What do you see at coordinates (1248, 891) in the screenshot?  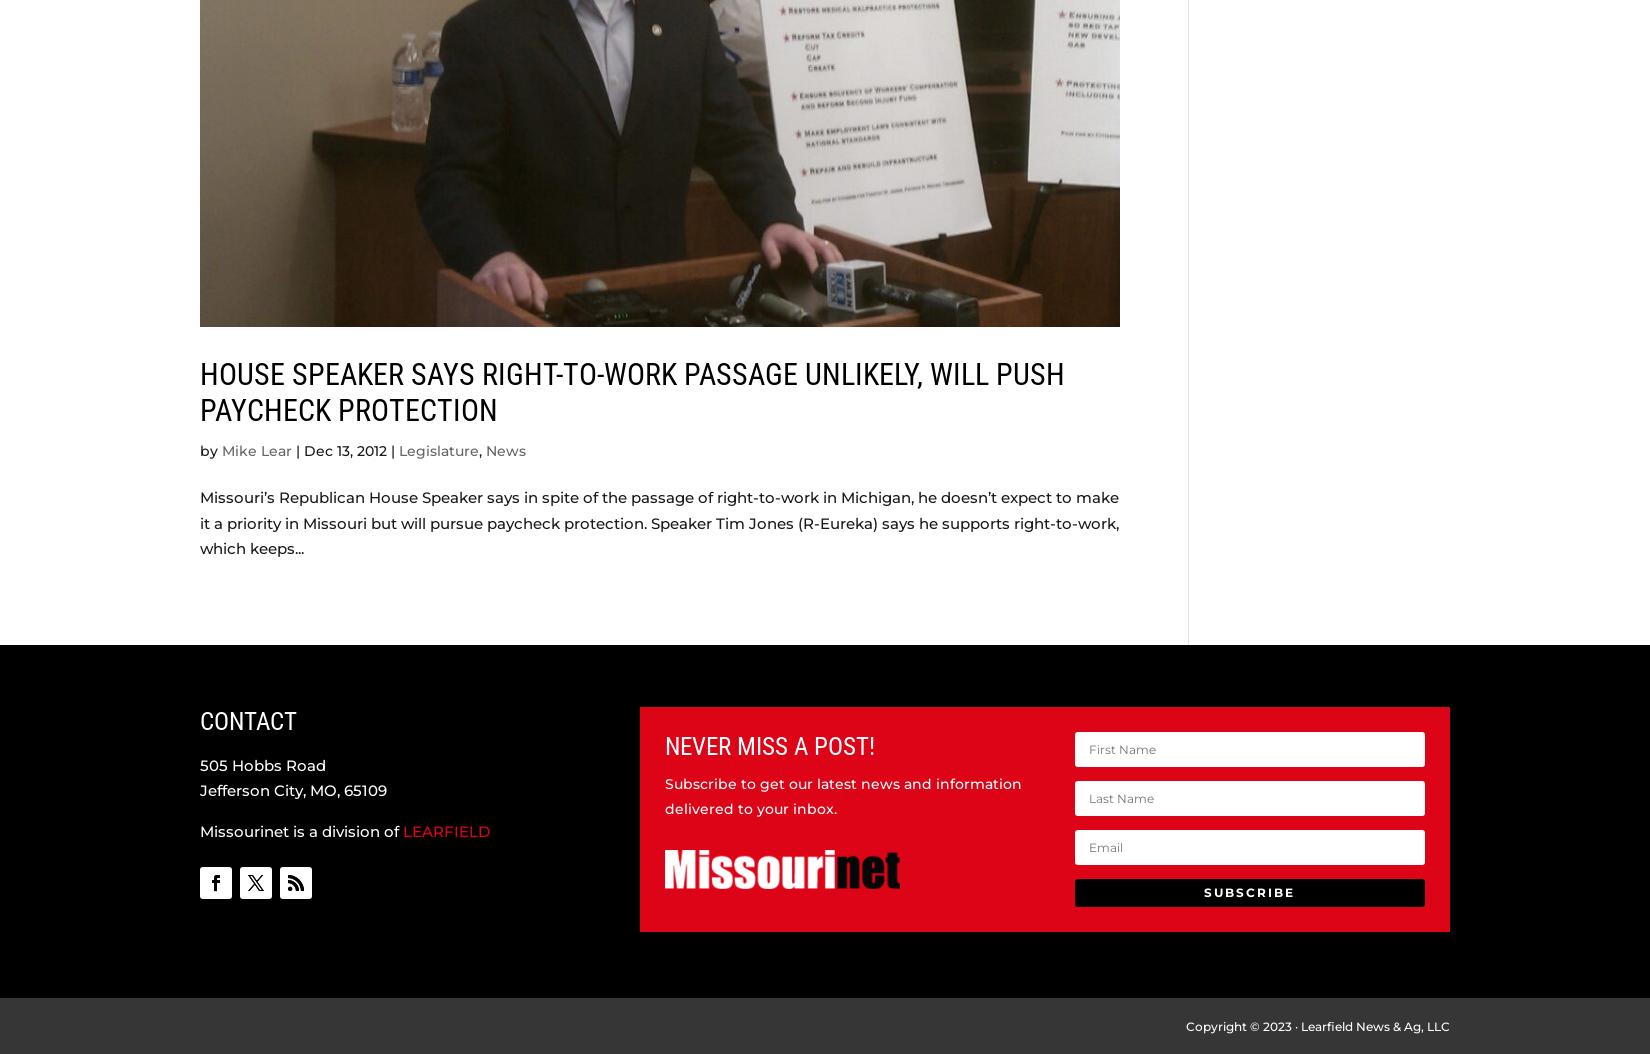 I see `'Subscribe'` at bounding box center [1248, 891].